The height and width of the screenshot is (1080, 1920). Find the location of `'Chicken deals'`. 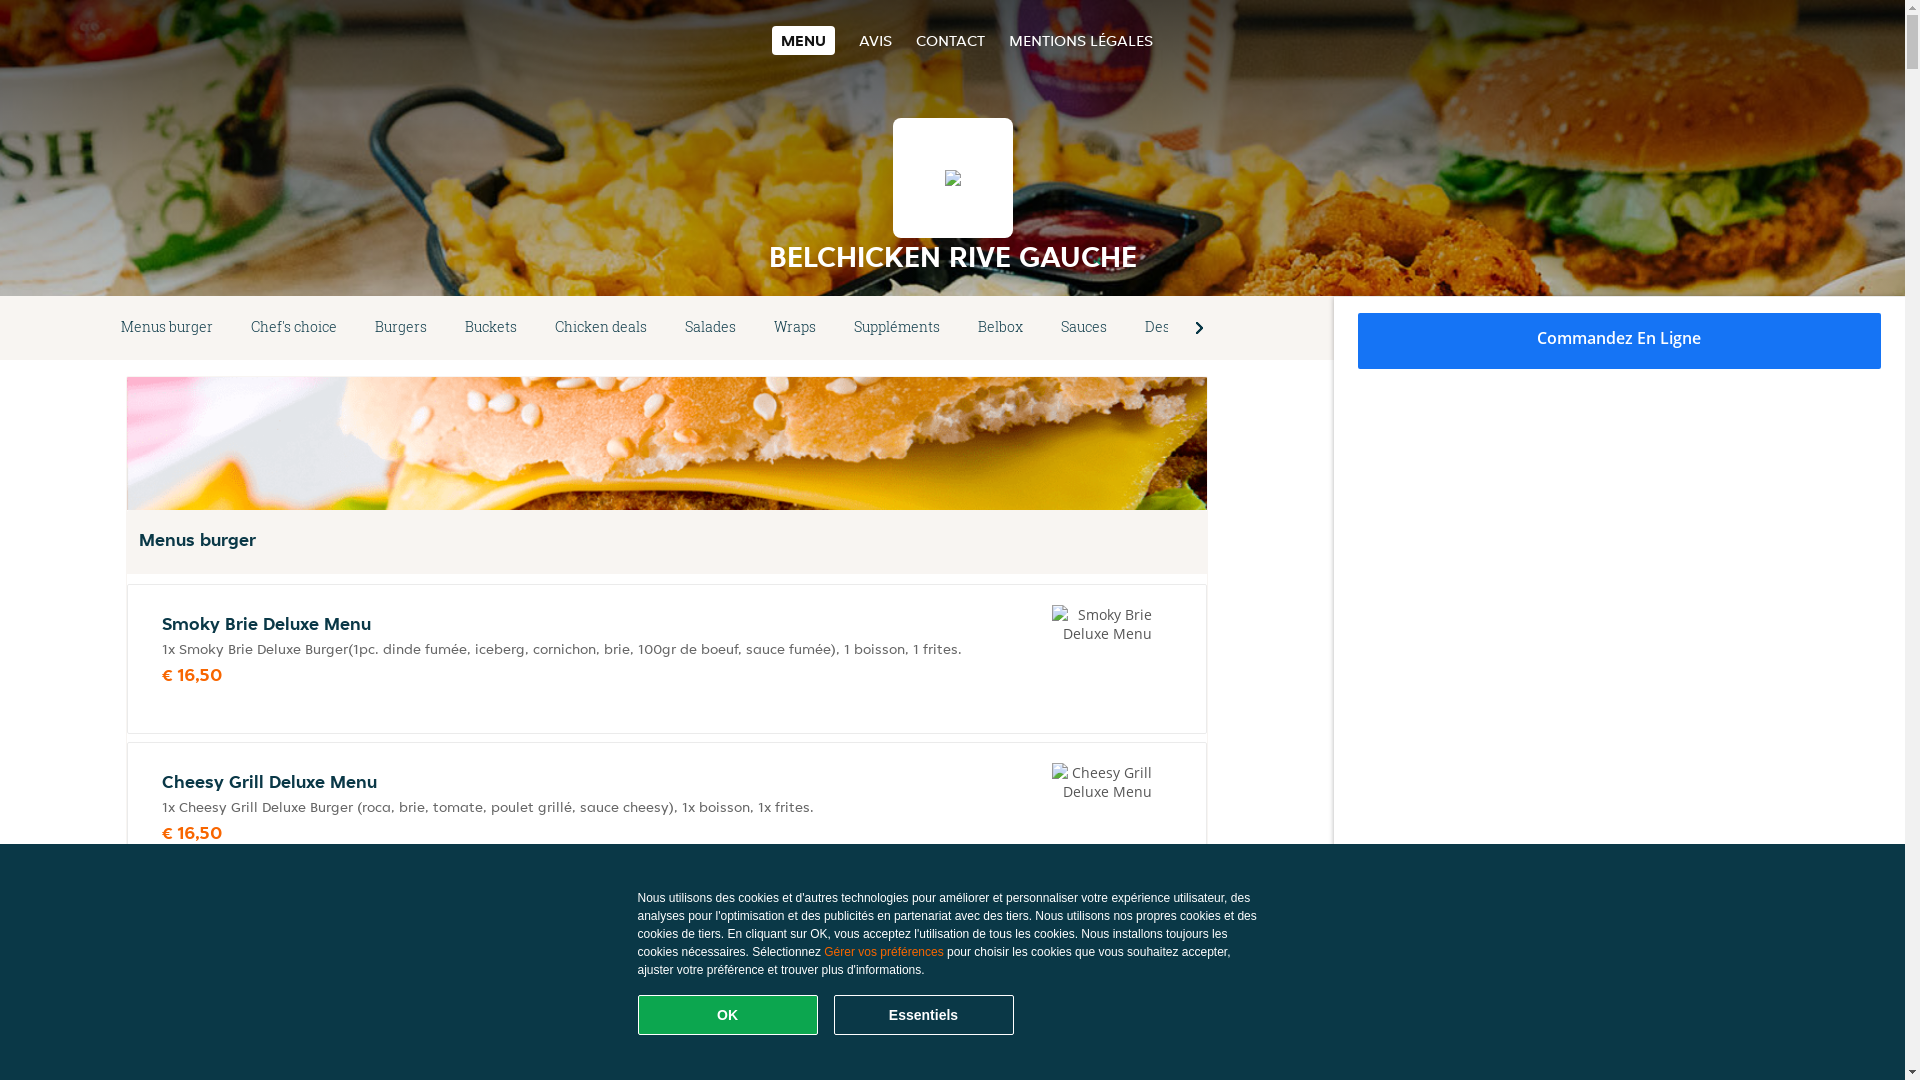

'Chicken deals' is located at coordinates (599, 326).